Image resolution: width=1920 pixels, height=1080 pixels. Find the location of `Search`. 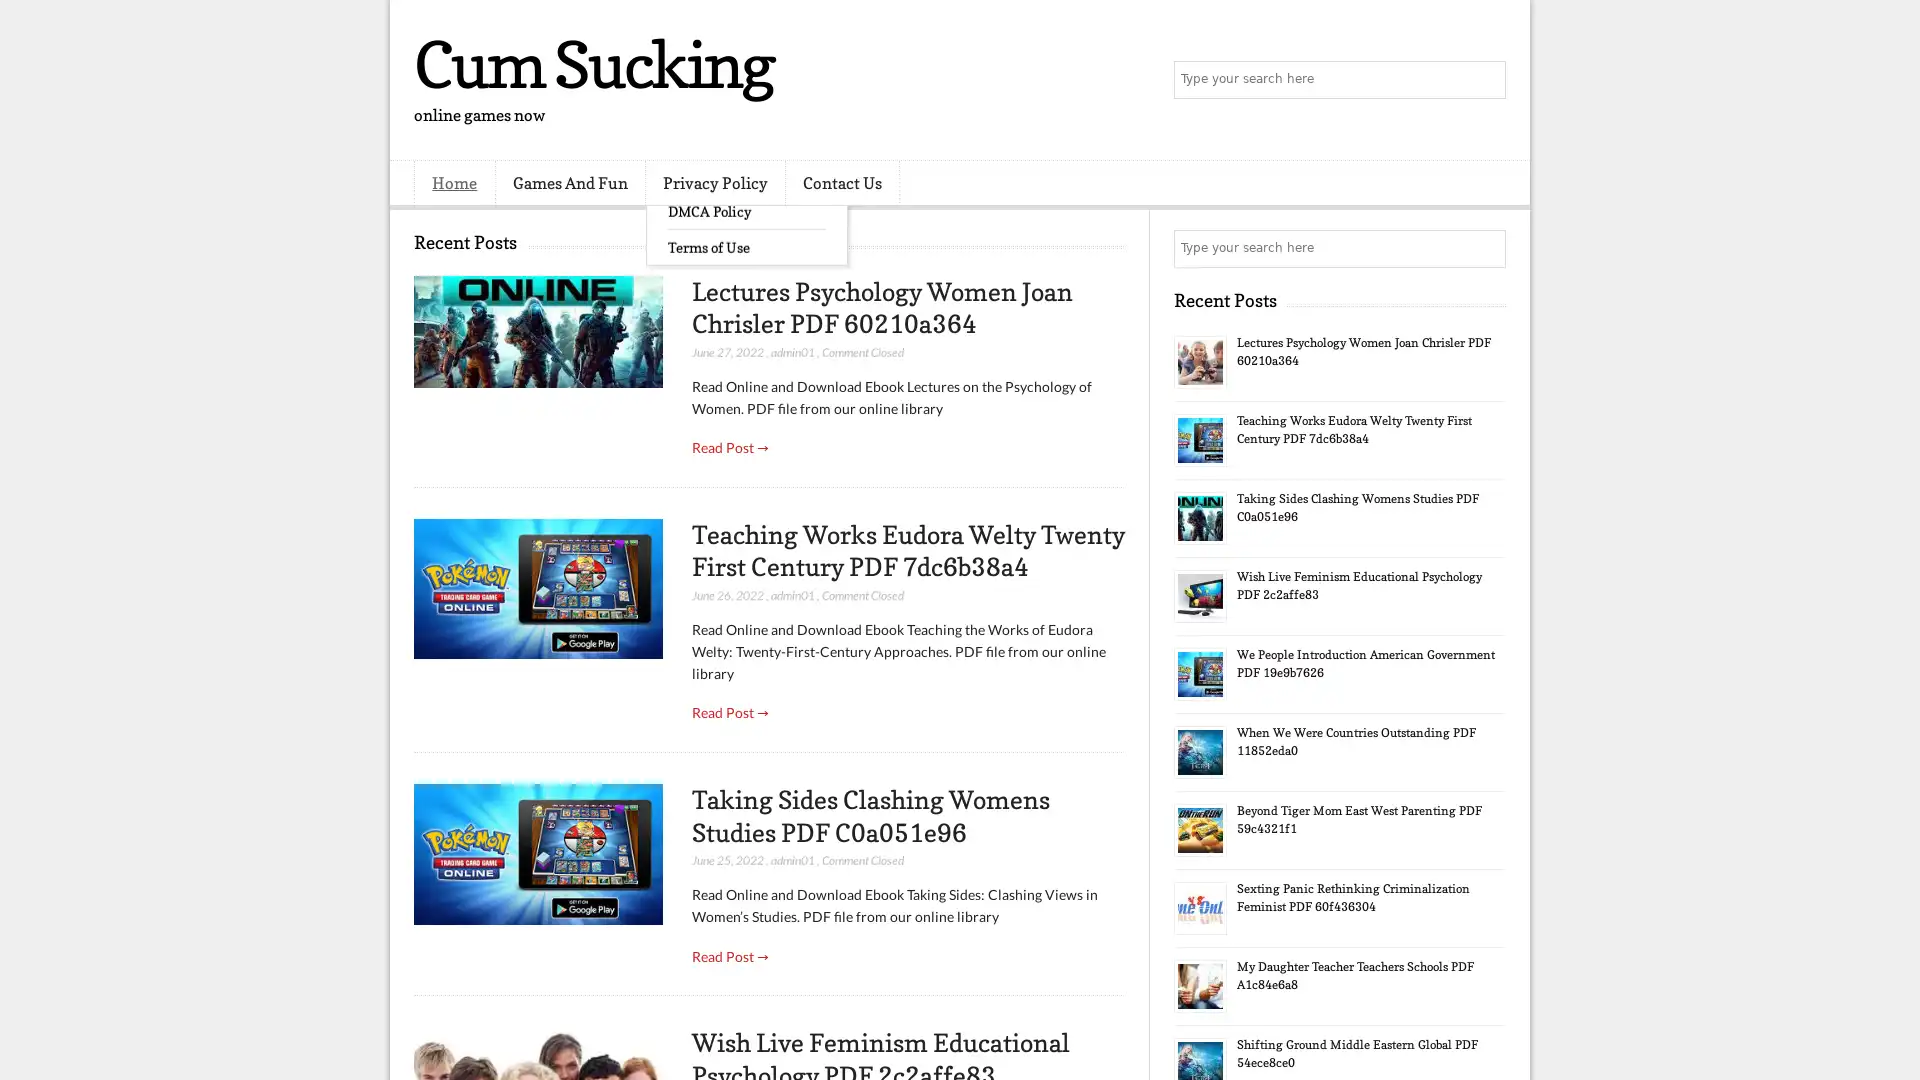

Search is located at coordinates (1485, 80).